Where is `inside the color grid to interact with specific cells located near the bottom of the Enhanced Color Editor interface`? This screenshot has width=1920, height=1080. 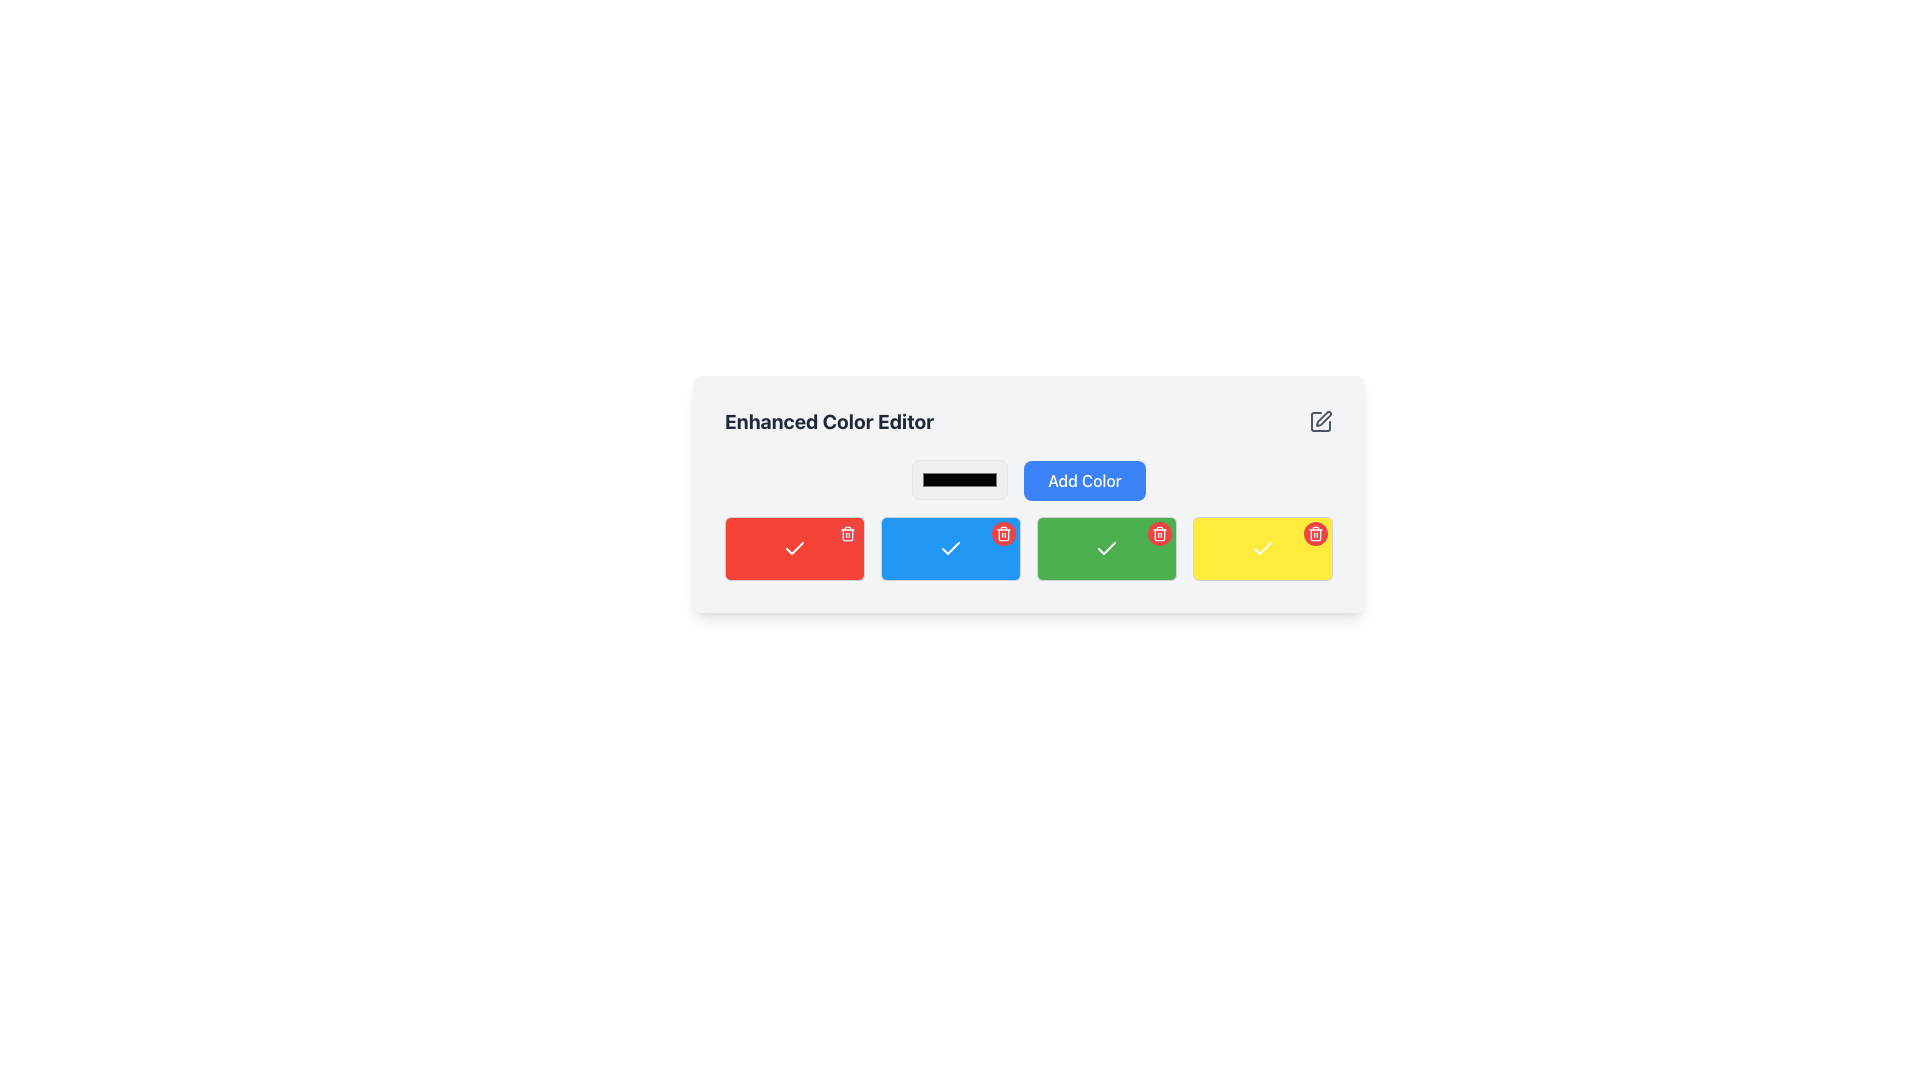 inside the color grid to interact with specific cells located near the bottom of the Enhanced Color Editor interface is located at coordinates (1028, 548).